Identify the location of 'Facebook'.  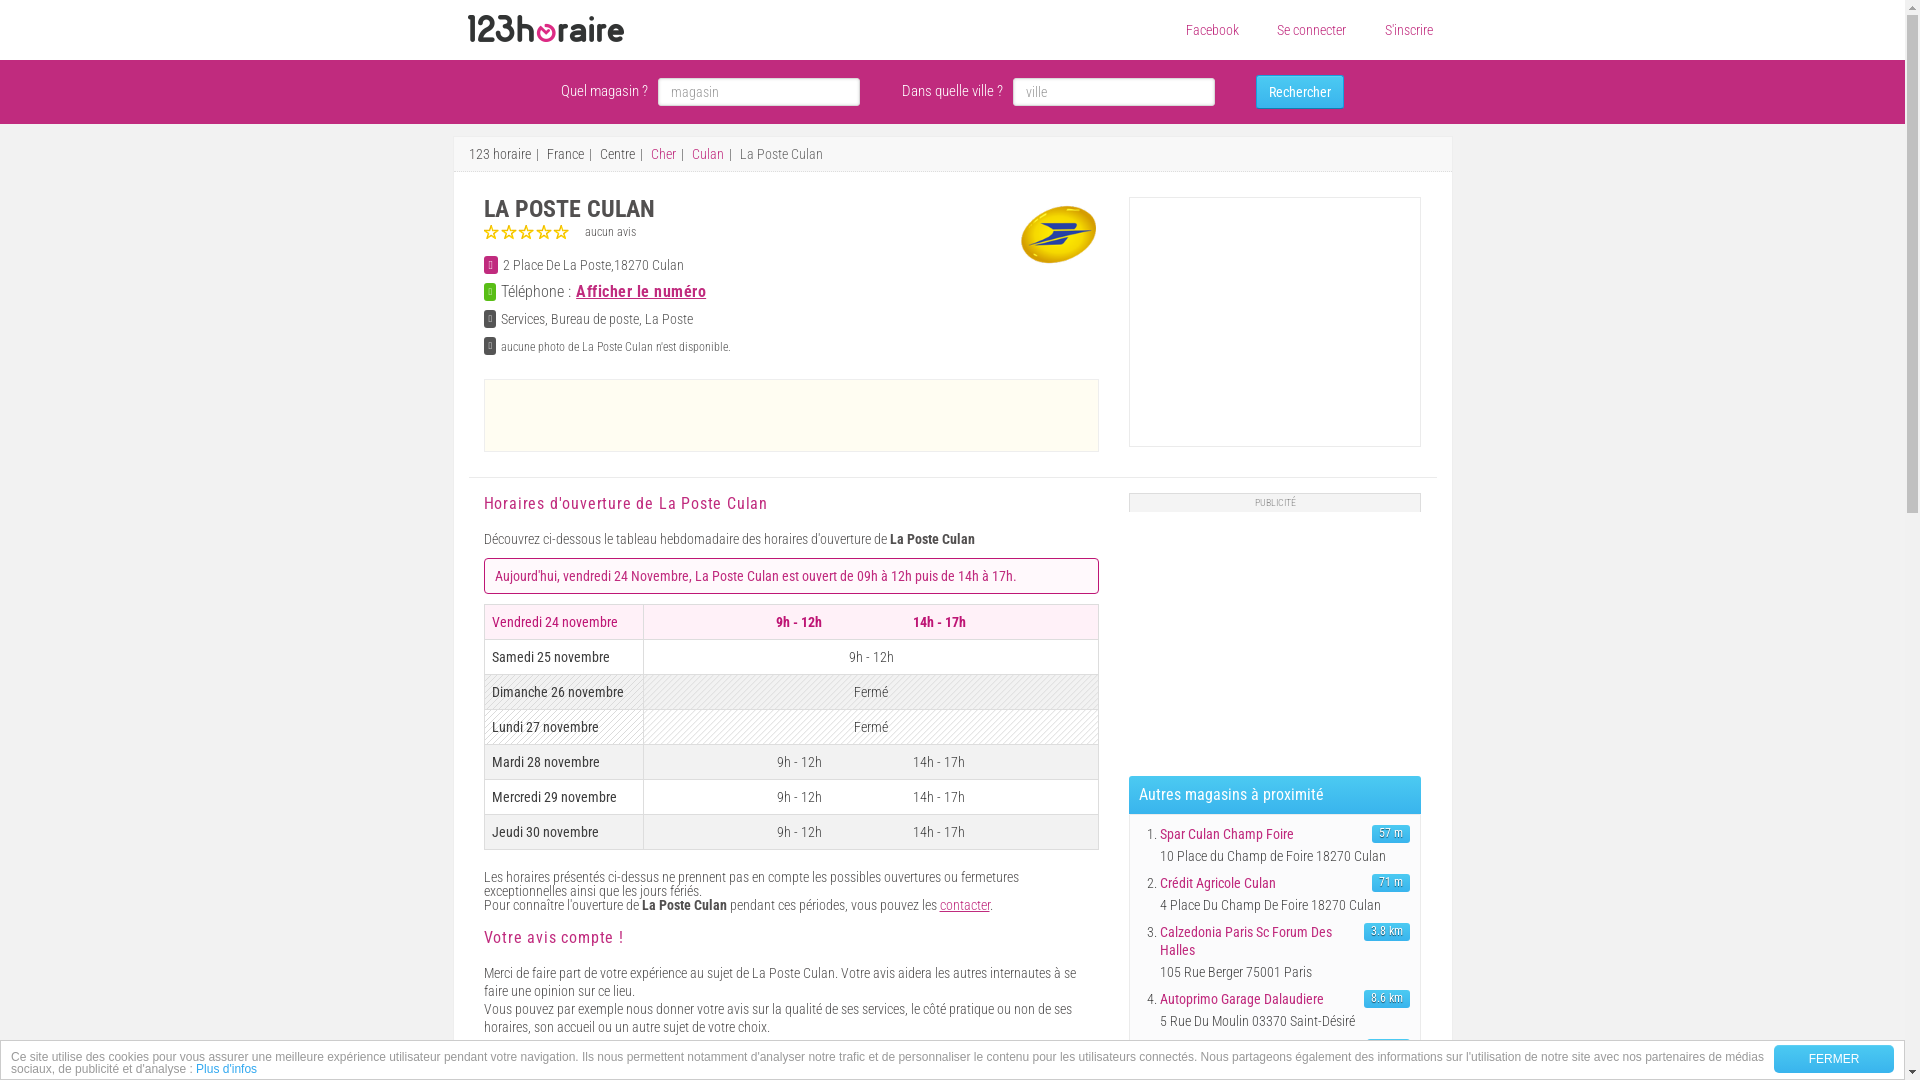
(1211, 30).